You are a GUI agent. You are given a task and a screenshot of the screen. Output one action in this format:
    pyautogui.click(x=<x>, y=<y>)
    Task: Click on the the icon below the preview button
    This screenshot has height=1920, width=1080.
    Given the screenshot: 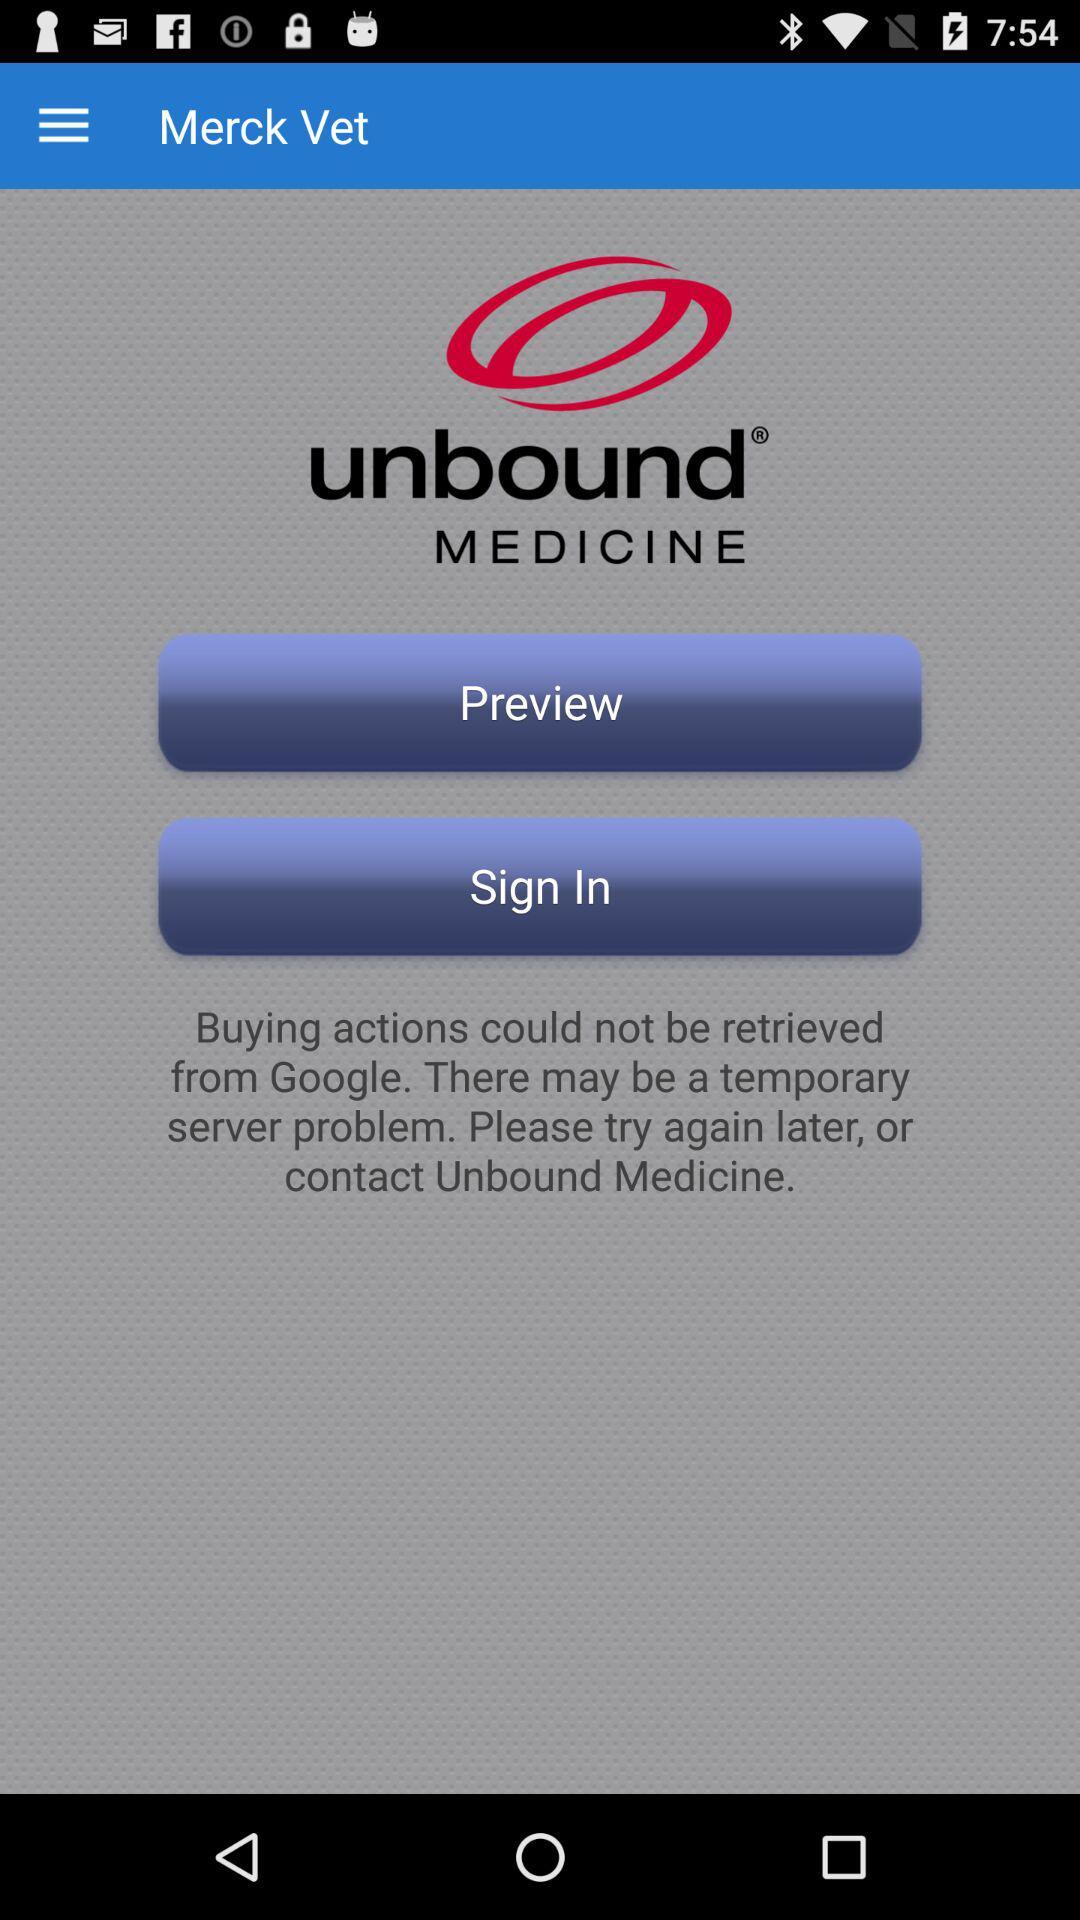 What is the action you would take?
    pyautogui.click(x=540, y=891)
    